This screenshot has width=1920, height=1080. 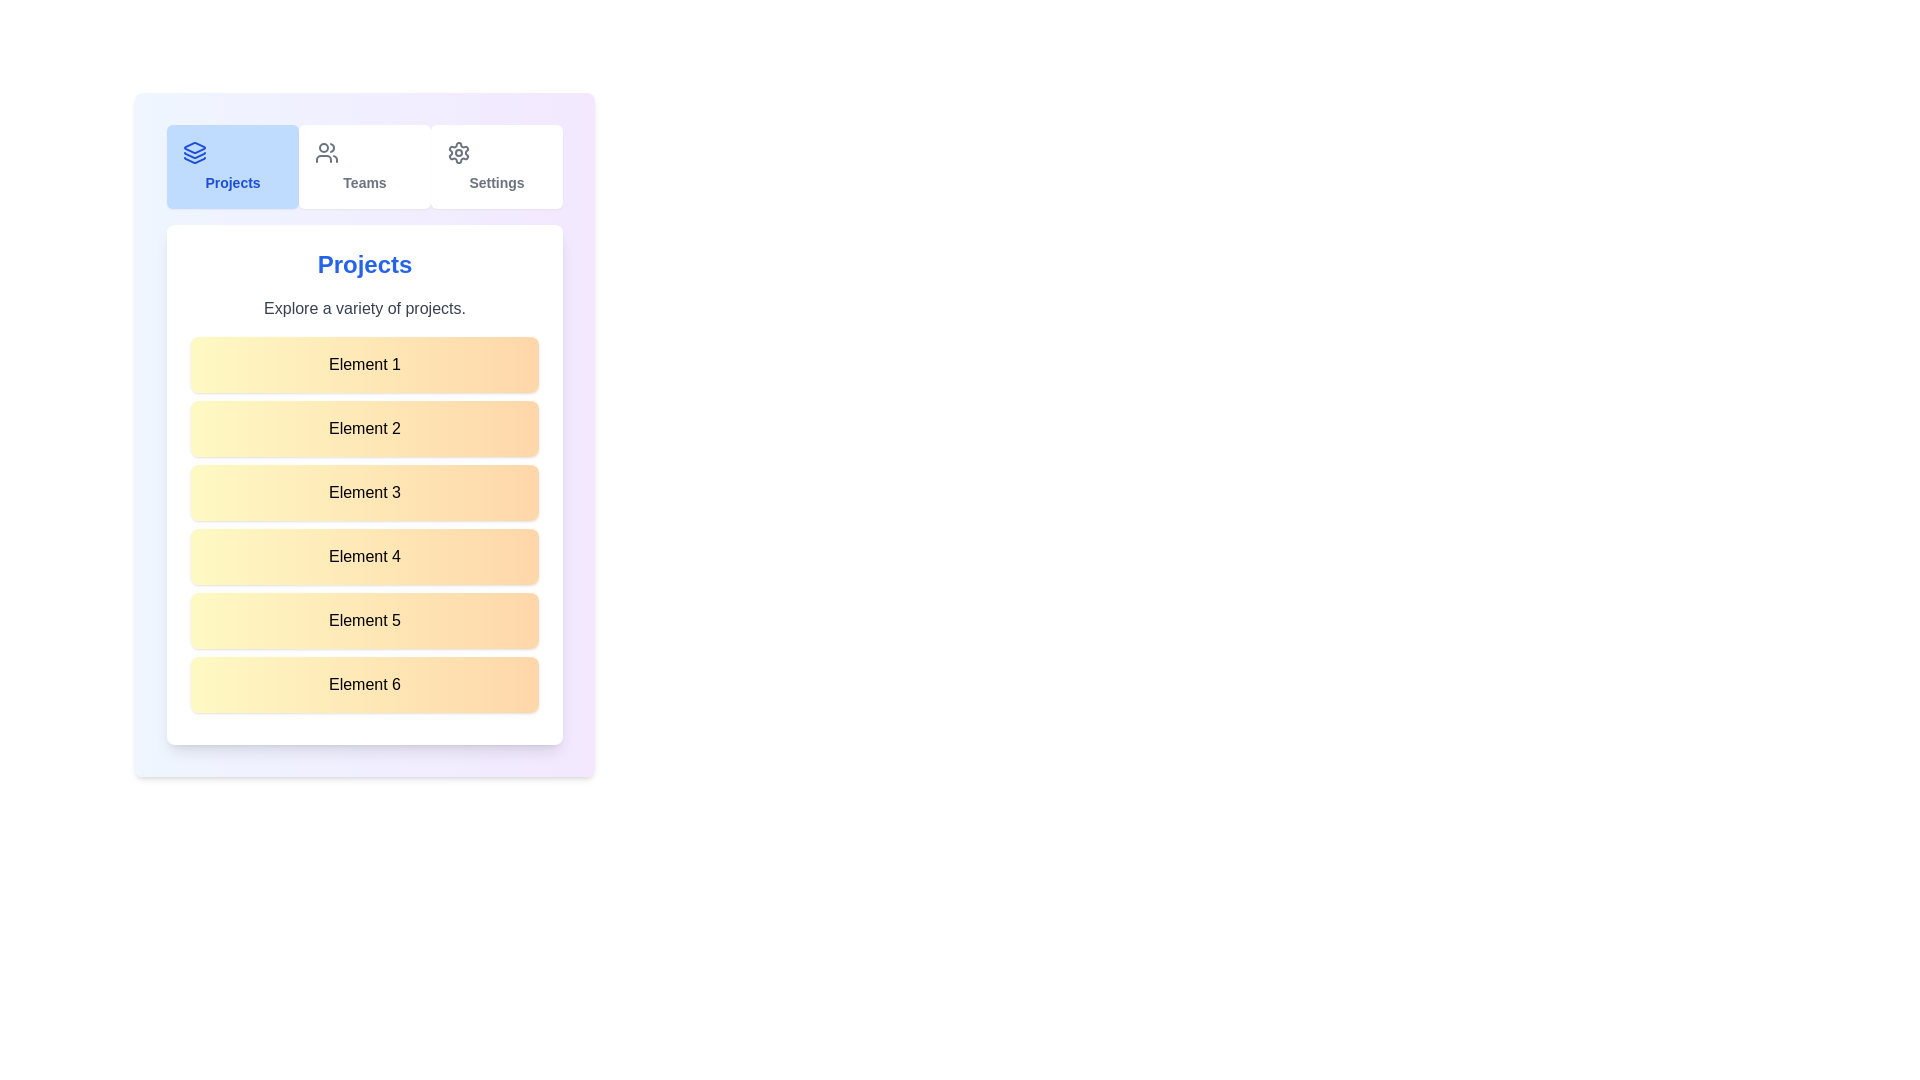 What do you see at coordinates (364, 165) in the screenshot?
I see `the Teams tab` at bounding box center [364, 165].